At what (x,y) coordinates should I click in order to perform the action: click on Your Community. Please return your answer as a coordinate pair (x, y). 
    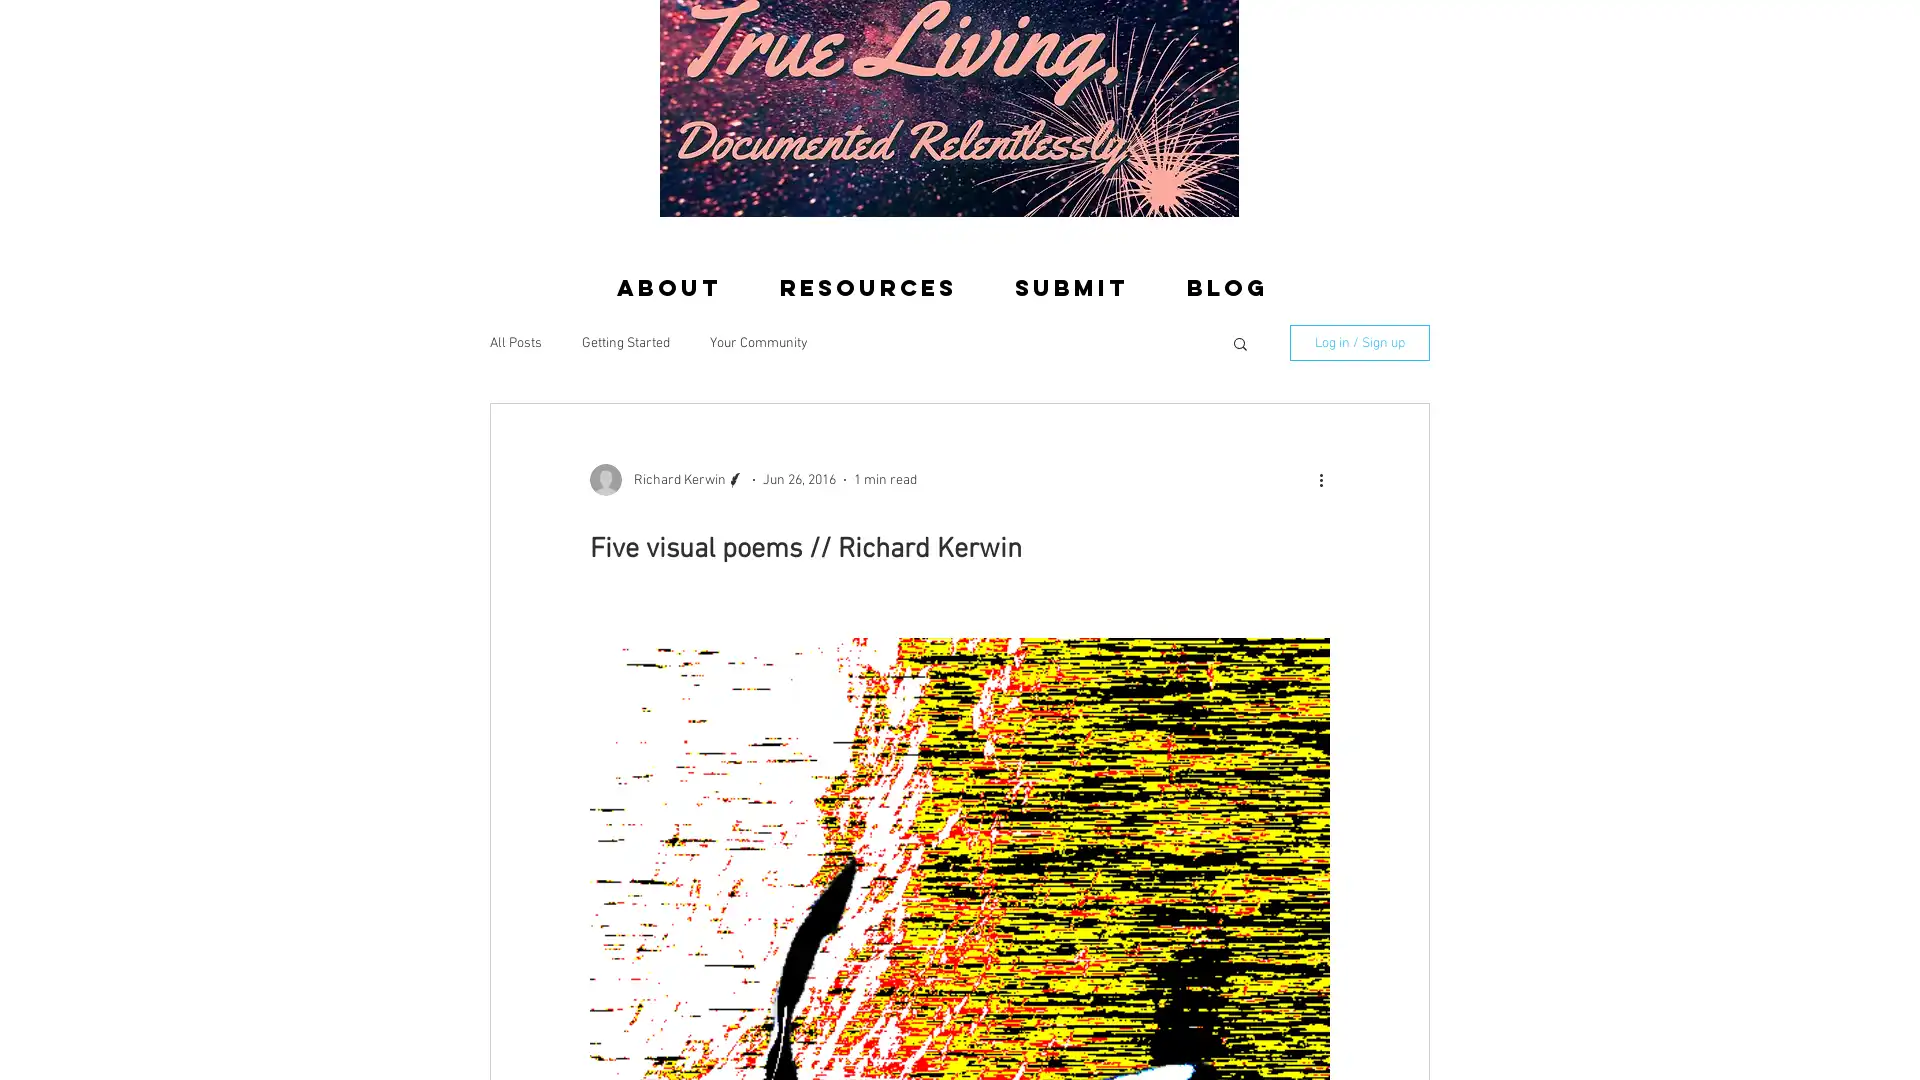
    Looking at the image, I should click on (757, 341).